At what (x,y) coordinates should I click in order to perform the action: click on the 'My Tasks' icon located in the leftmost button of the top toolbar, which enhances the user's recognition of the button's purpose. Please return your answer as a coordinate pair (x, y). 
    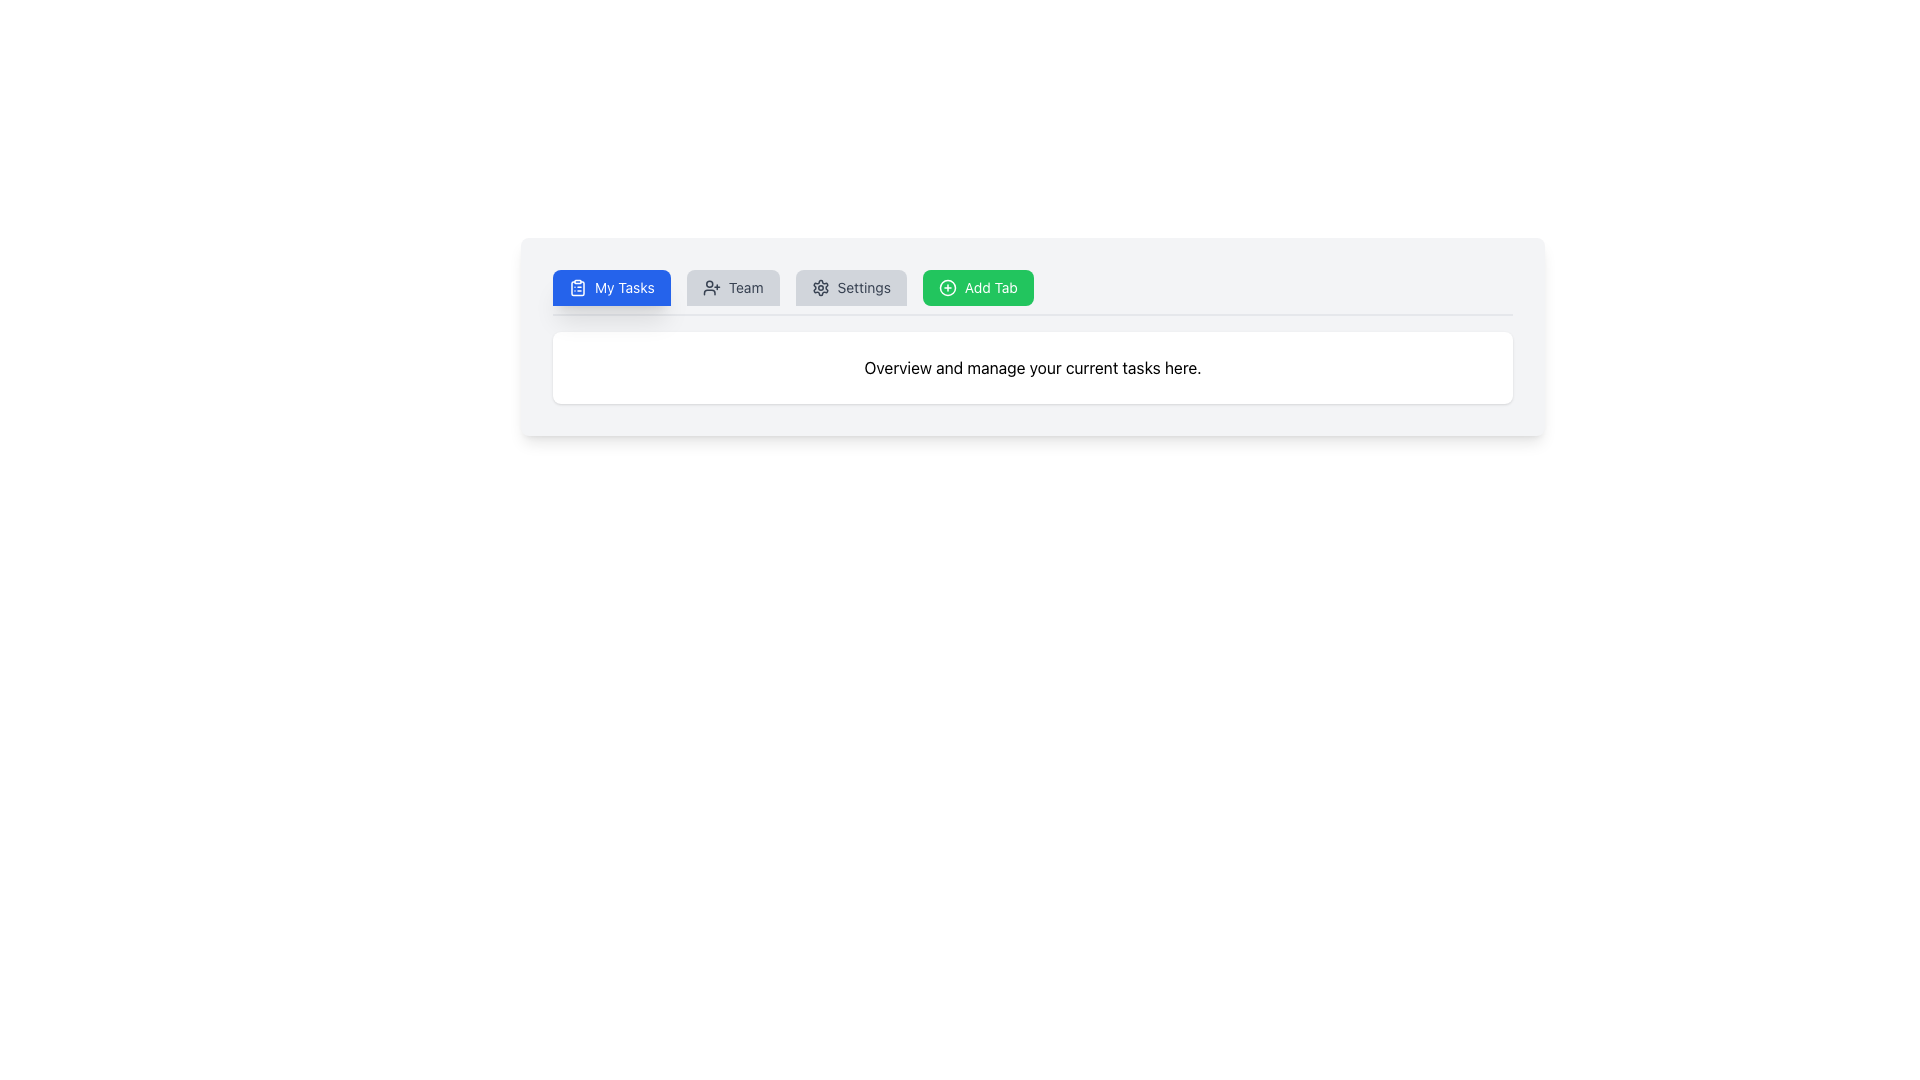
    Looking at the image, I should click on (576, 288).